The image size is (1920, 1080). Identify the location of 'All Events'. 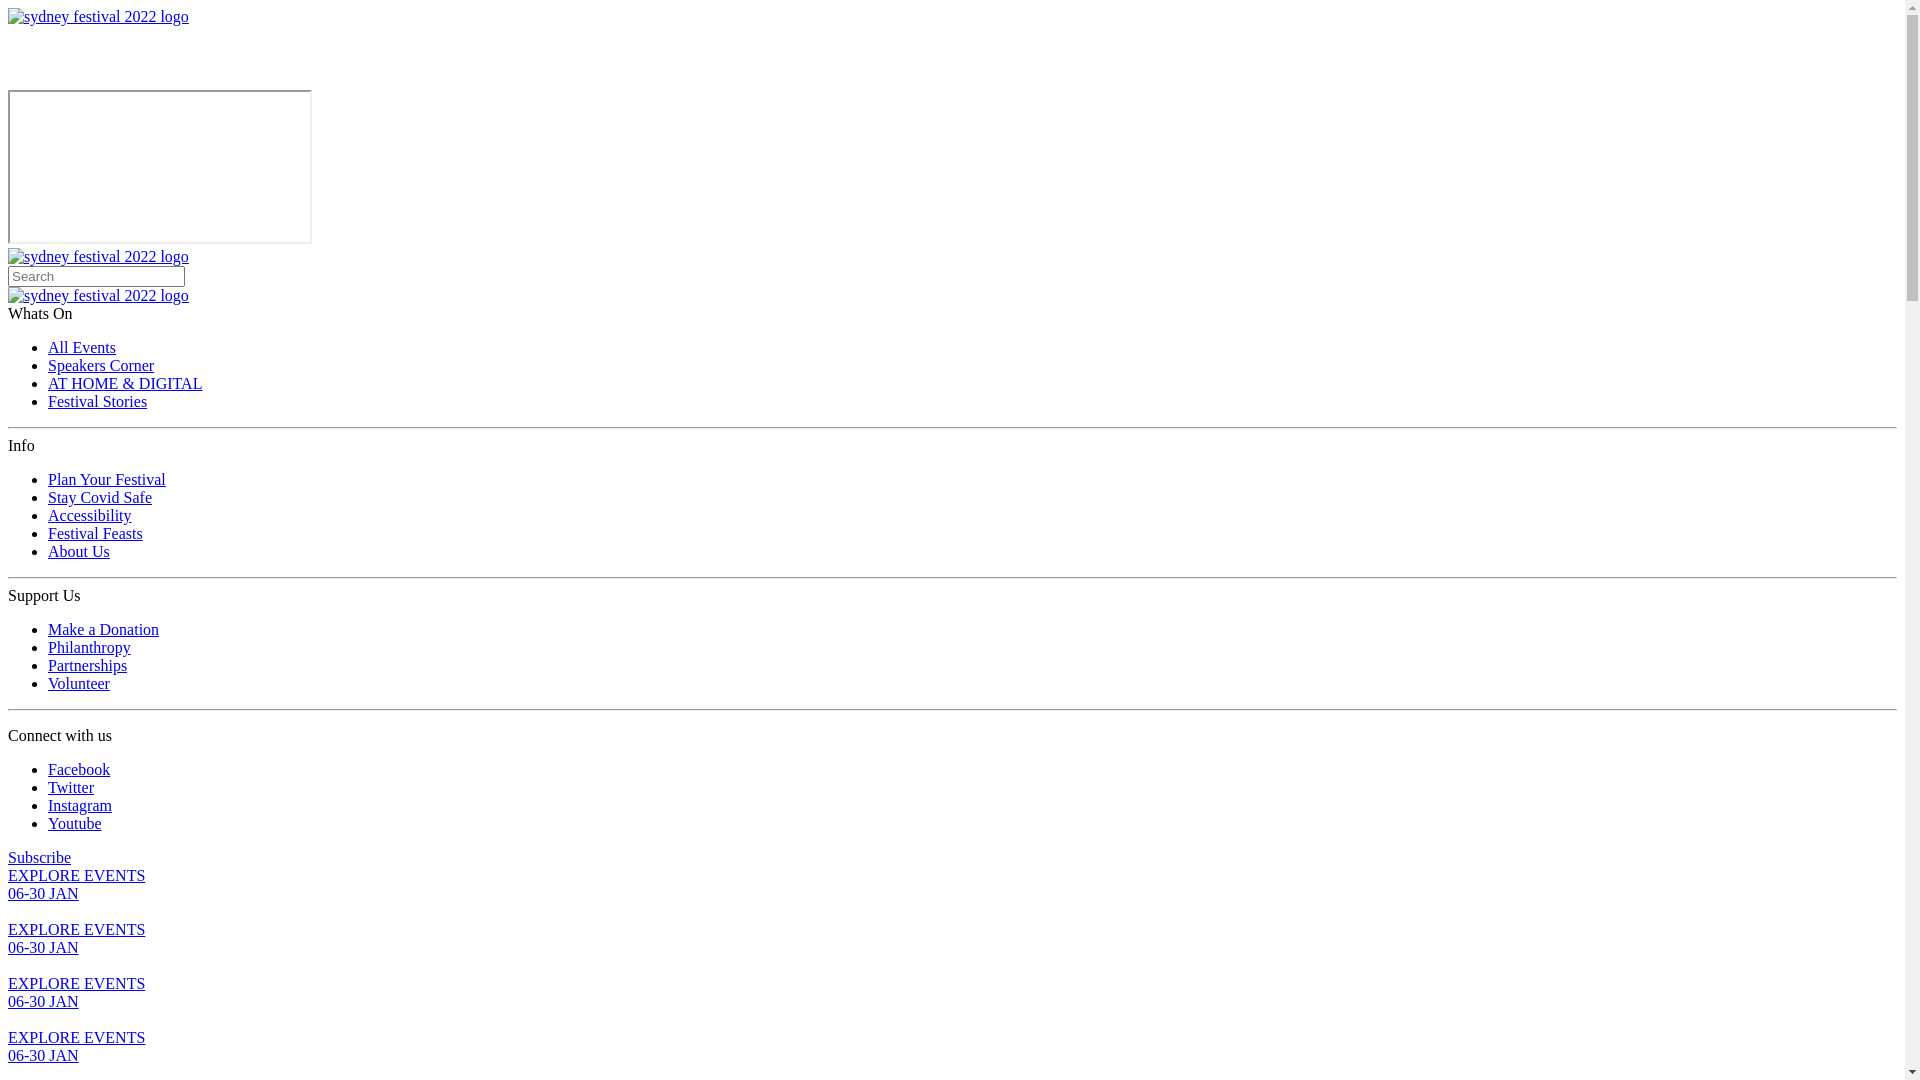
(80, 346).